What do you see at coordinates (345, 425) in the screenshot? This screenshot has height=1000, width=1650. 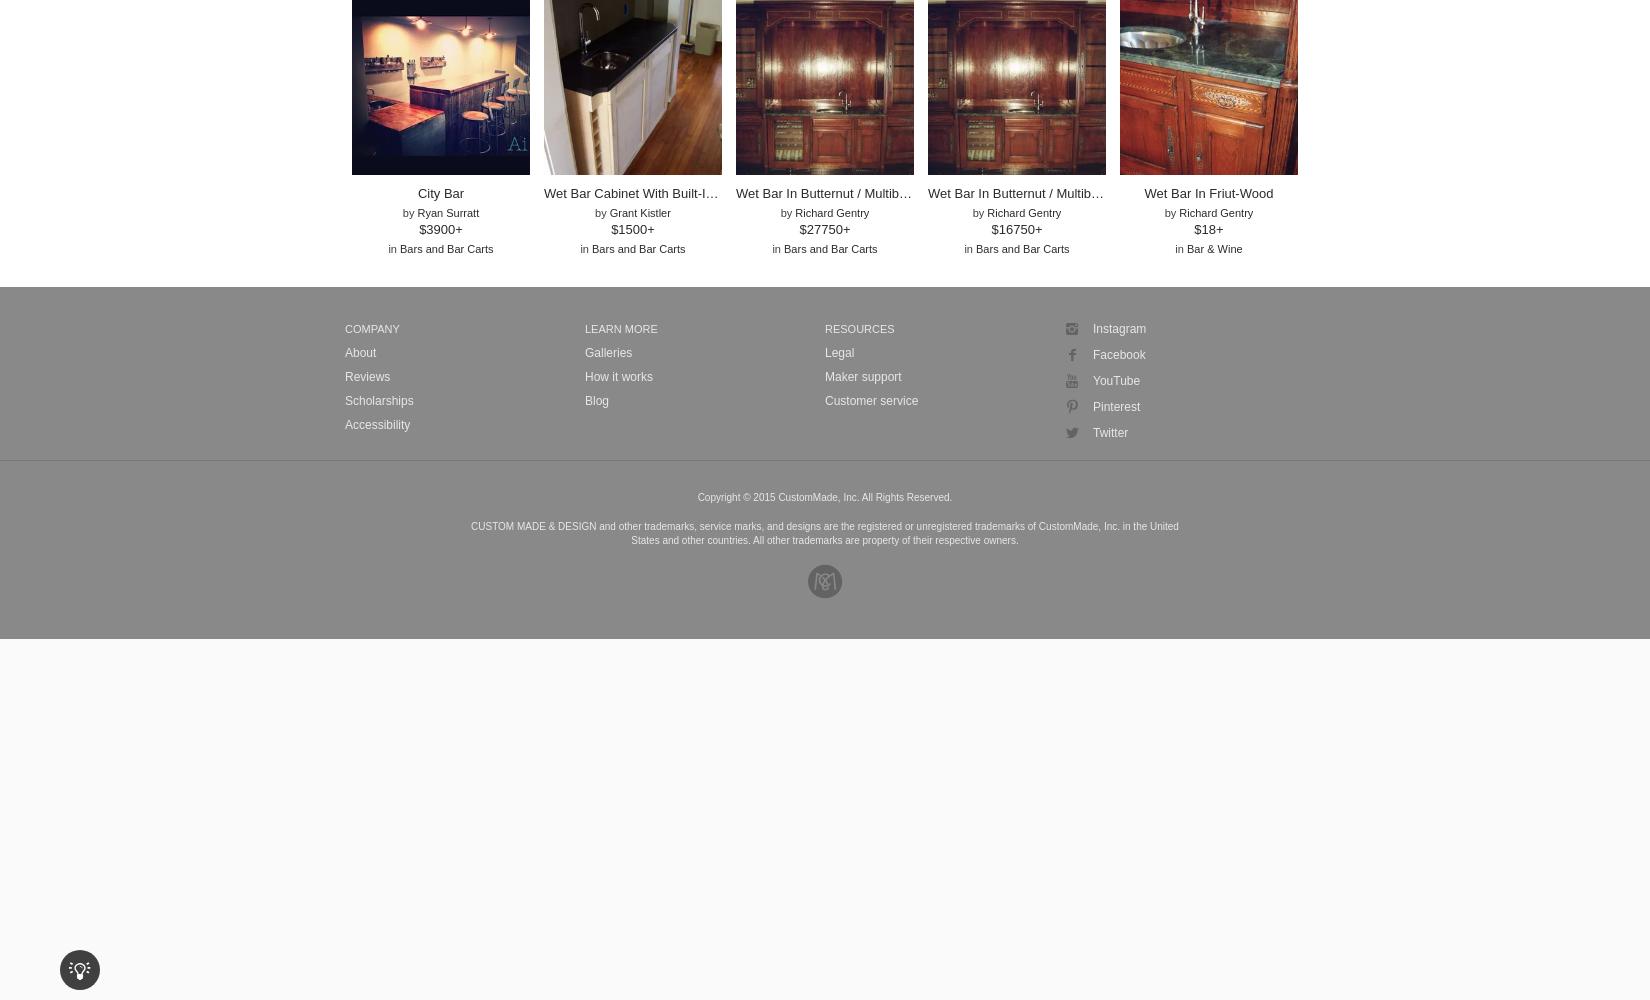 I see `'Accessibility'` at bounding box center [345, 425].